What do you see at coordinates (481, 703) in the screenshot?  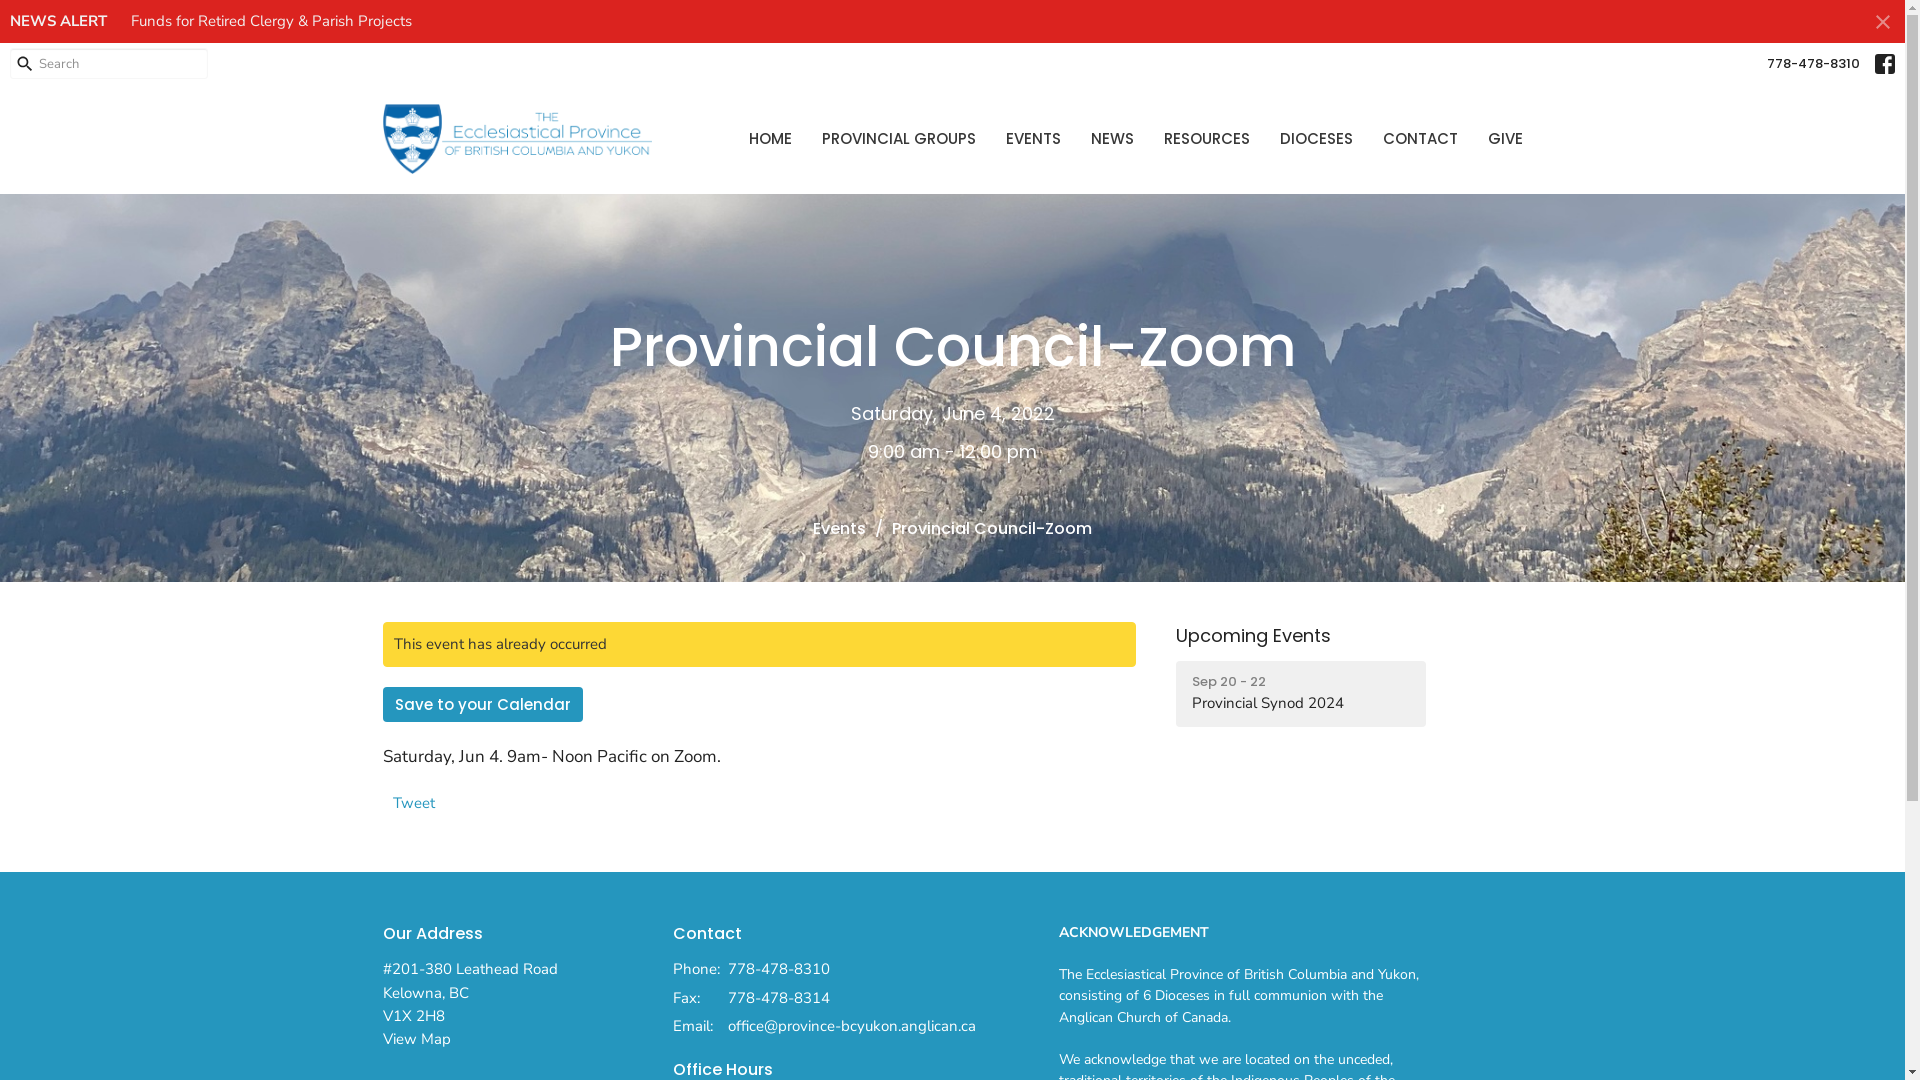 I see `'Save to your Calendar'` at bounding box center [481, 703].